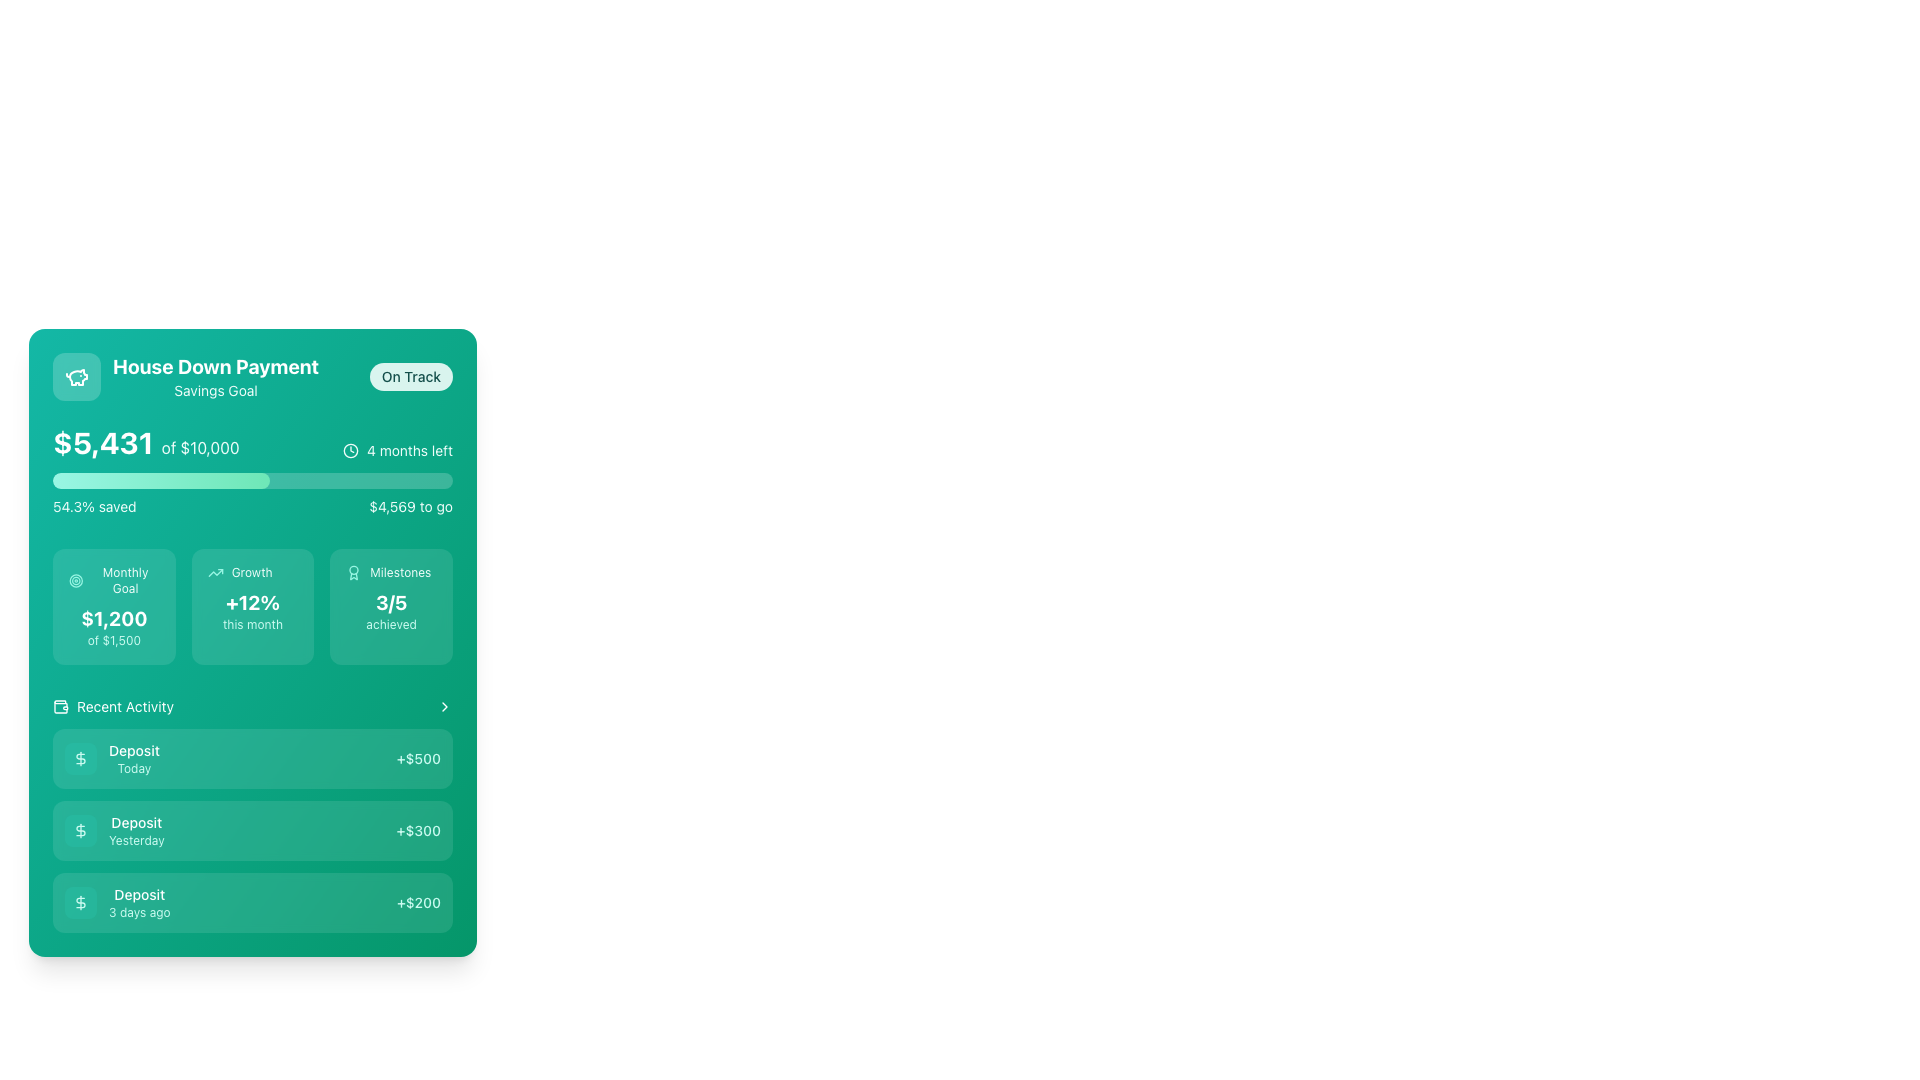 This screenshot has width=1920, height=1080. Describe the element at coordinates (410, 377) in the screenshot. I see `the pill-shaped label with the text 'On Track', which has a light teal background and is positioned at the top right corner of the green card section next to the main heading 'House Down Payment'` at that location.